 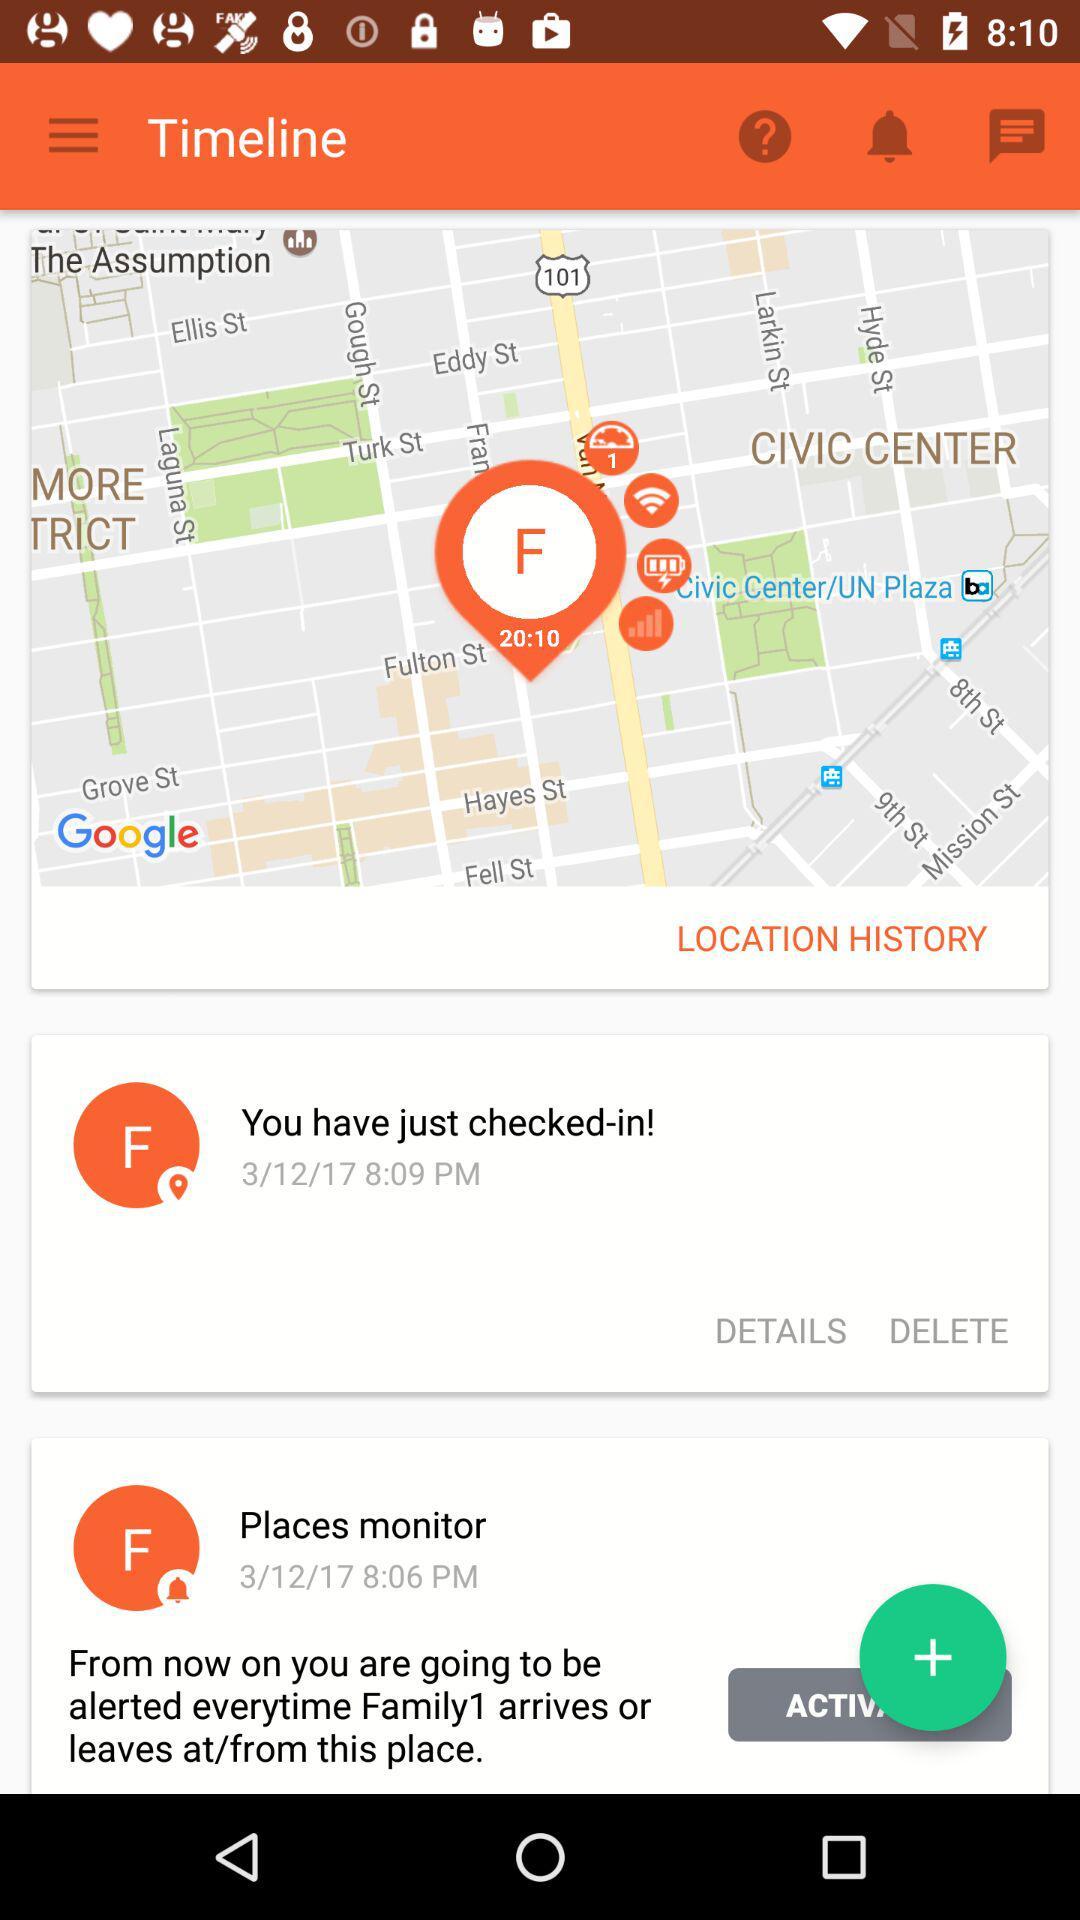 What do you see at coordinates (621, 1522) in the screenshot?
I see `the places monitor` at bounding box center [621, 1522].